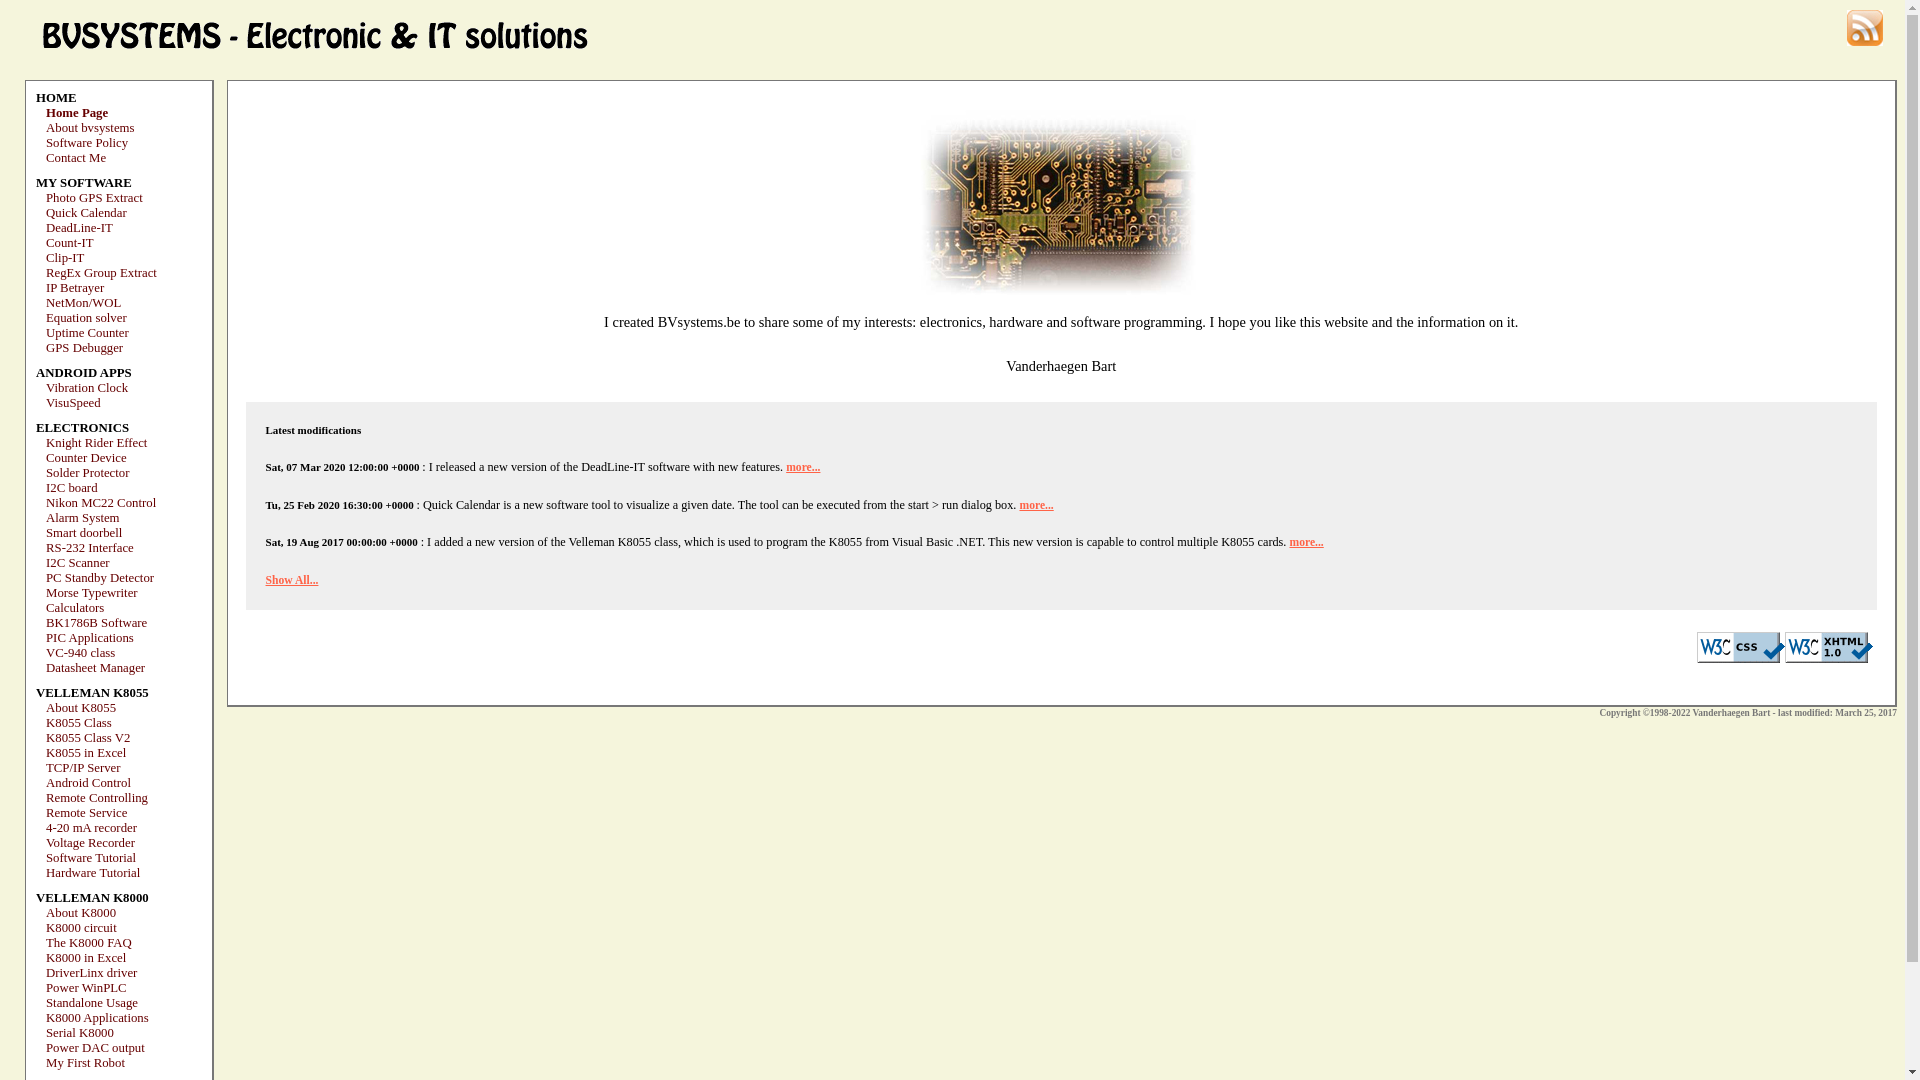 This screenshot has width=1920, height=1080. I want to click on 'Home Page', so click(76, 112).